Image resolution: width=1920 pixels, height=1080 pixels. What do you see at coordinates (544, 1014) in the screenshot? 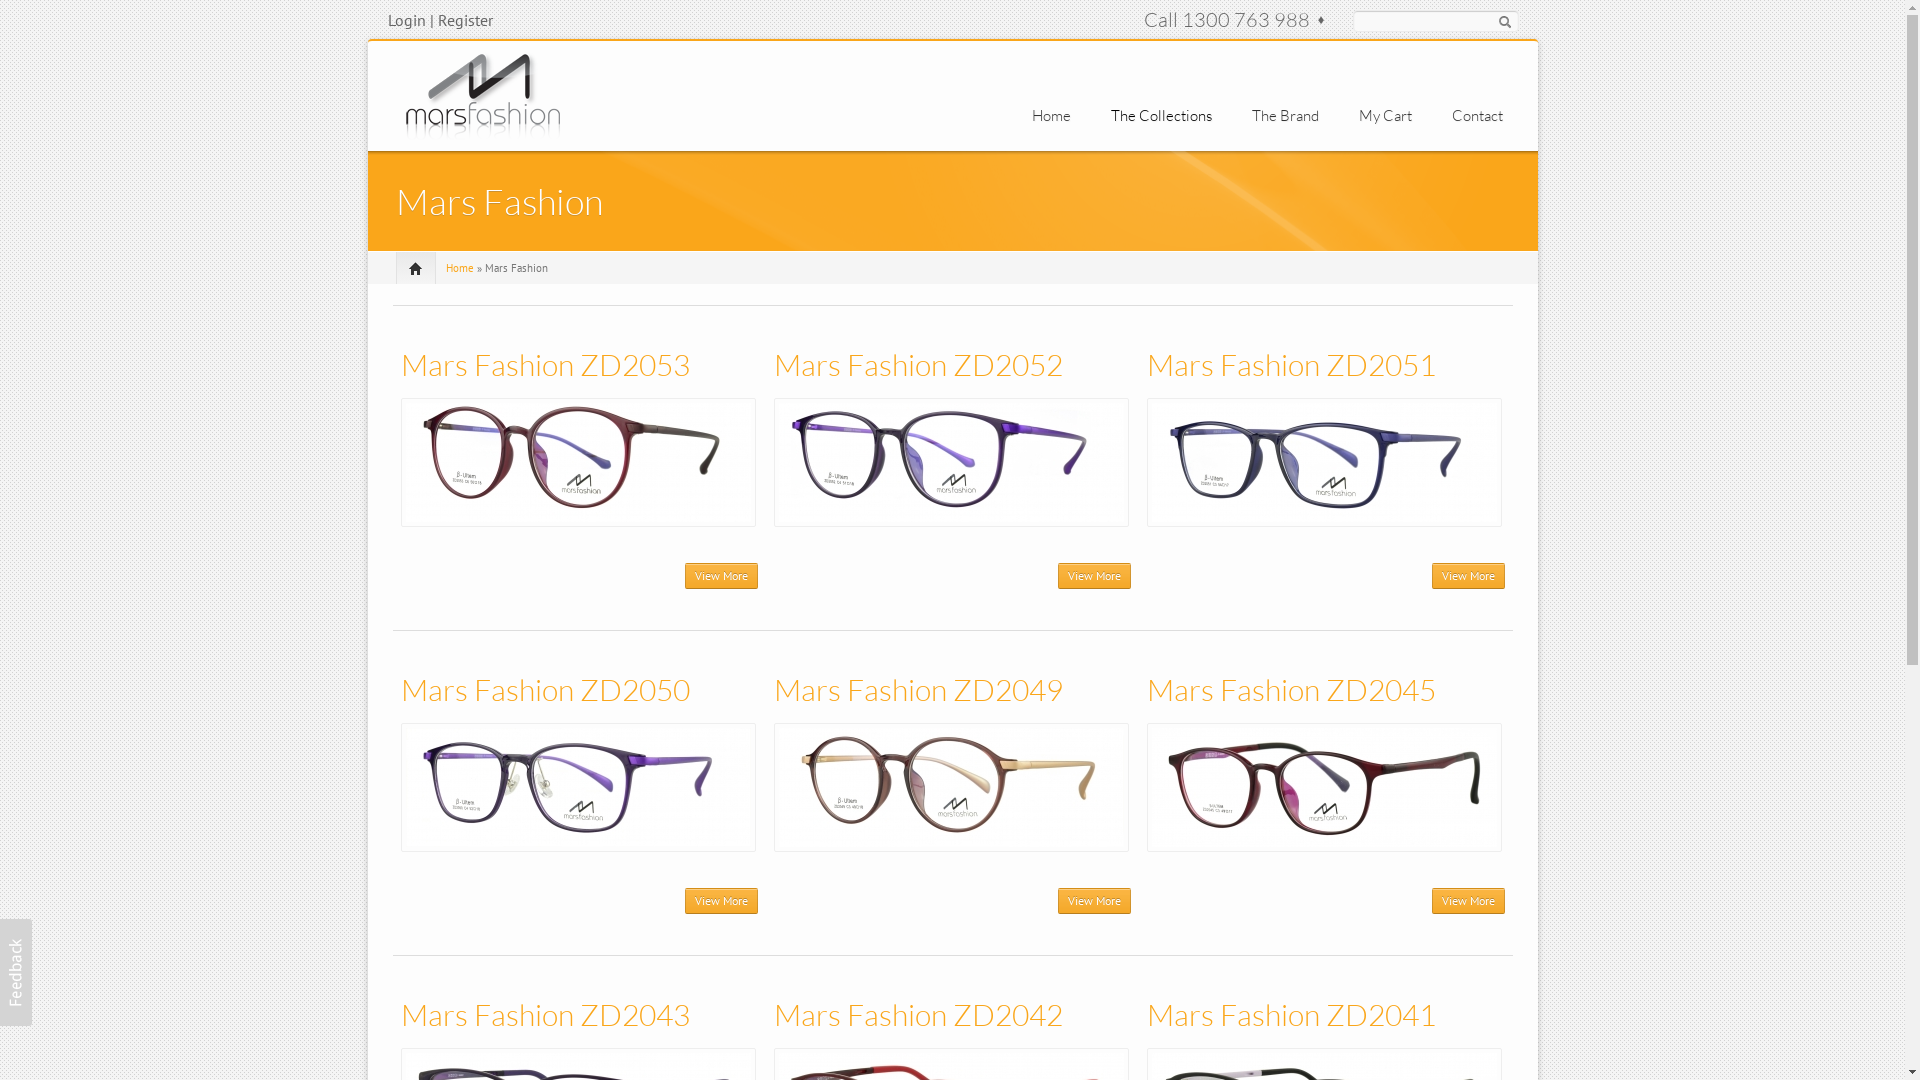
I see `'Mars Fashion ZD2043'` at bounding box center [544, 1014].